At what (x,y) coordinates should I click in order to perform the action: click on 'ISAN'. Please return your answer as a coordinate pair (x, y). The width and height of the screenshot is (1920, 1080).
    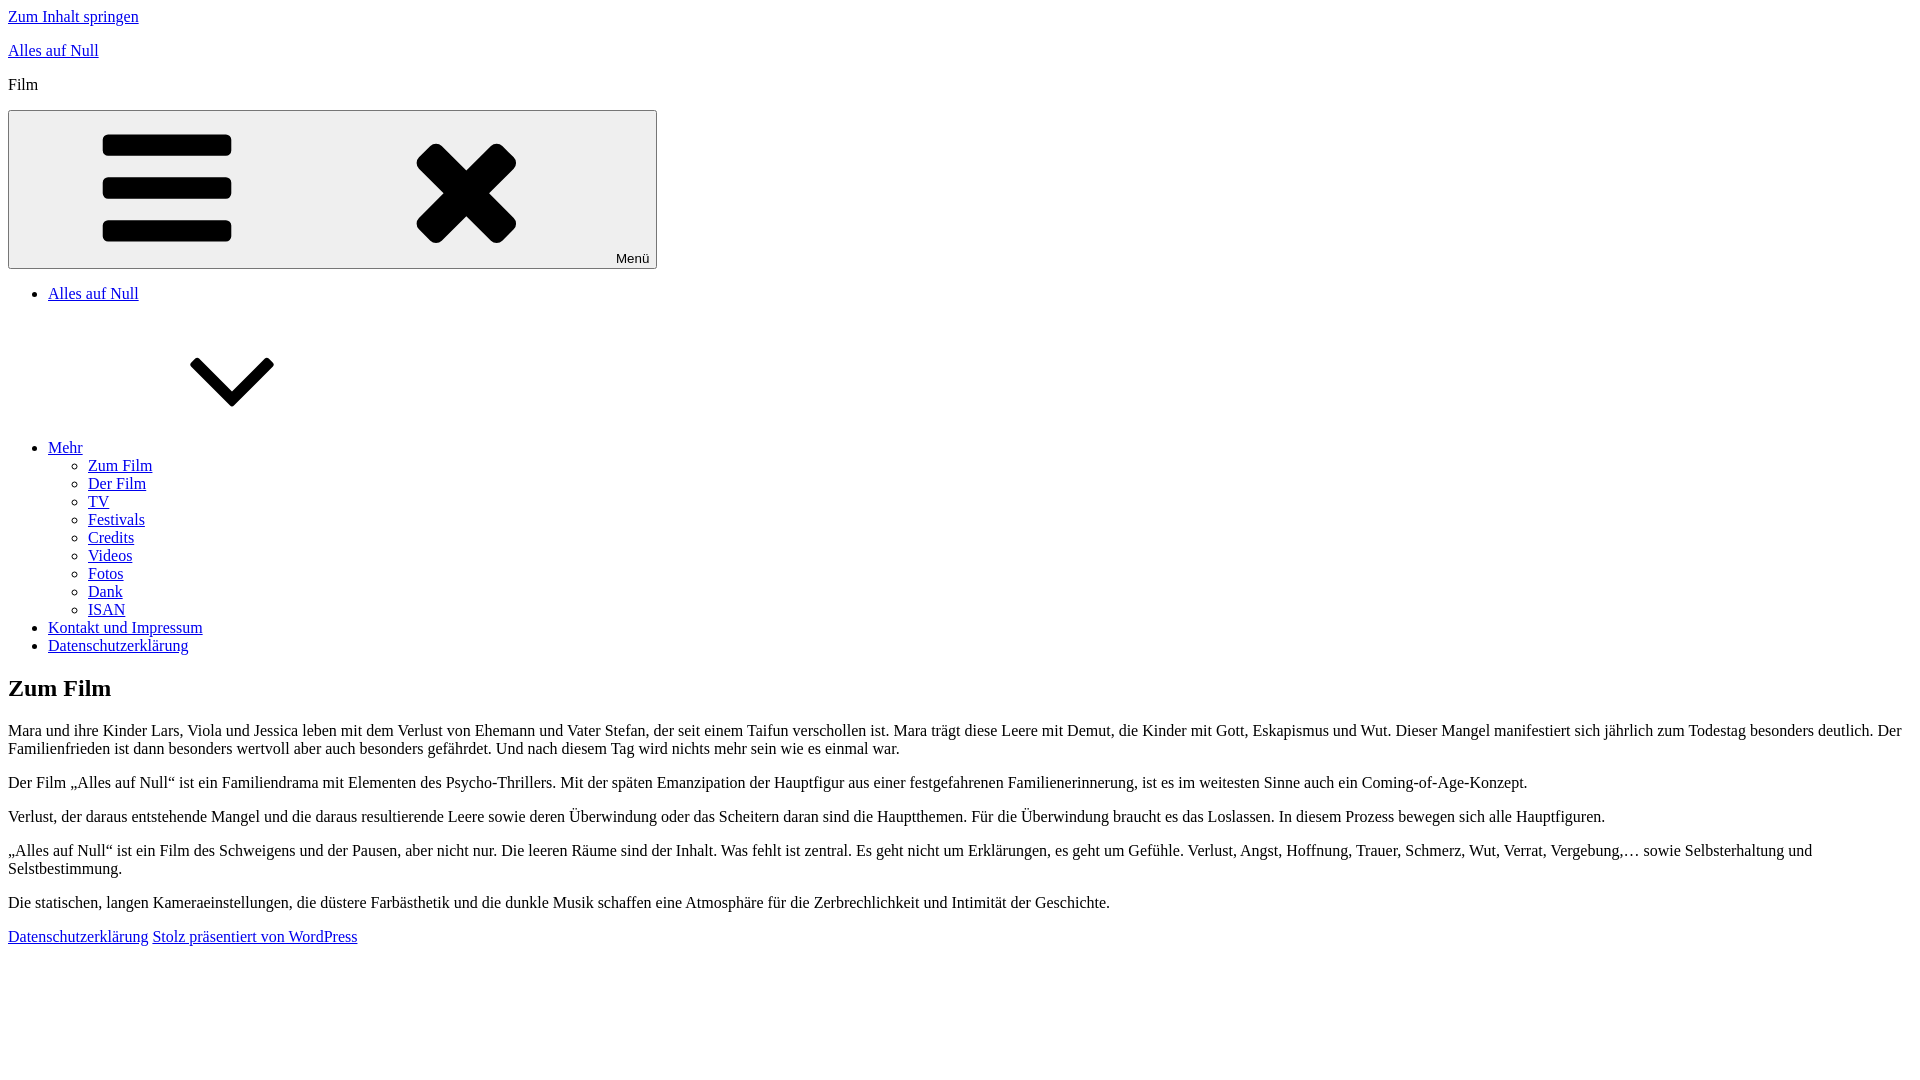
    Looking at the image, I should click on (105, 608).